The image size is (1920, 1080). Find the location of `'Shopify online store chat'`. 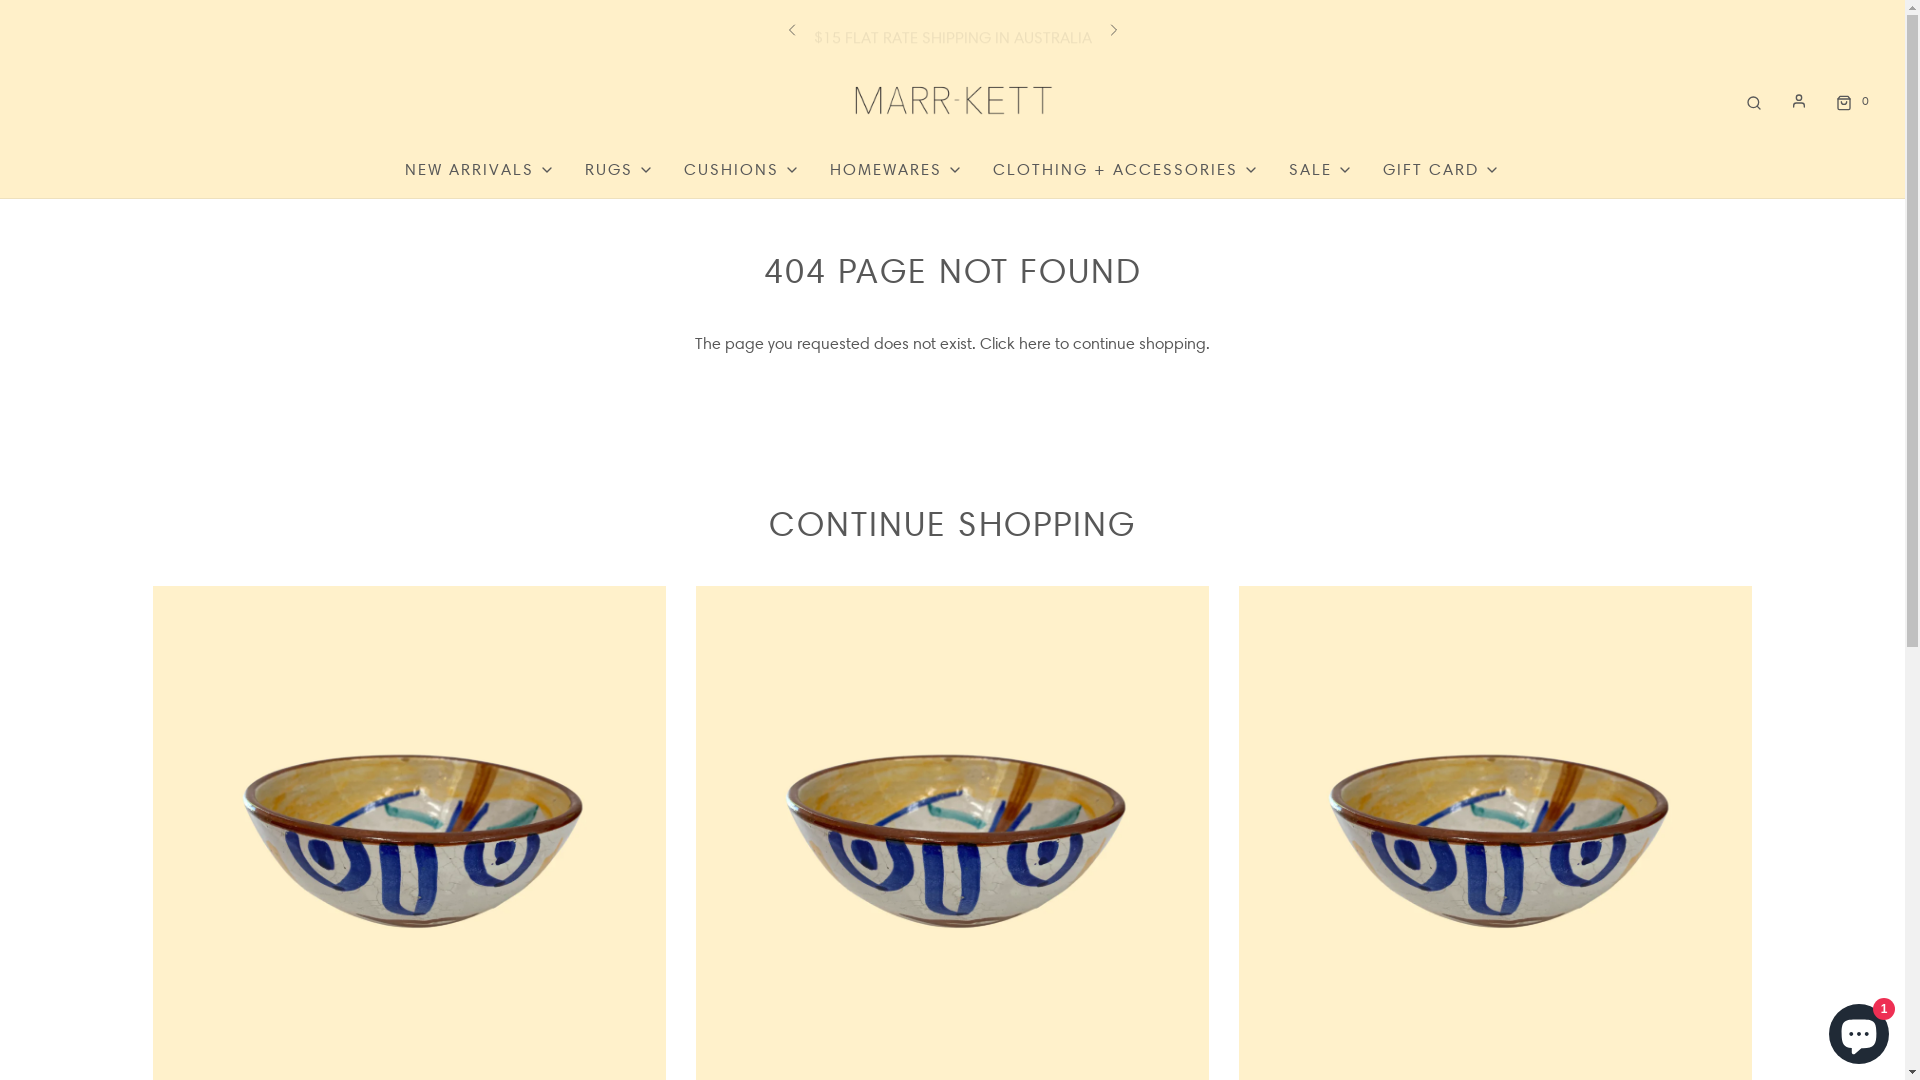

'Shopify online store chat' is located at coordinates (1857, 1029).